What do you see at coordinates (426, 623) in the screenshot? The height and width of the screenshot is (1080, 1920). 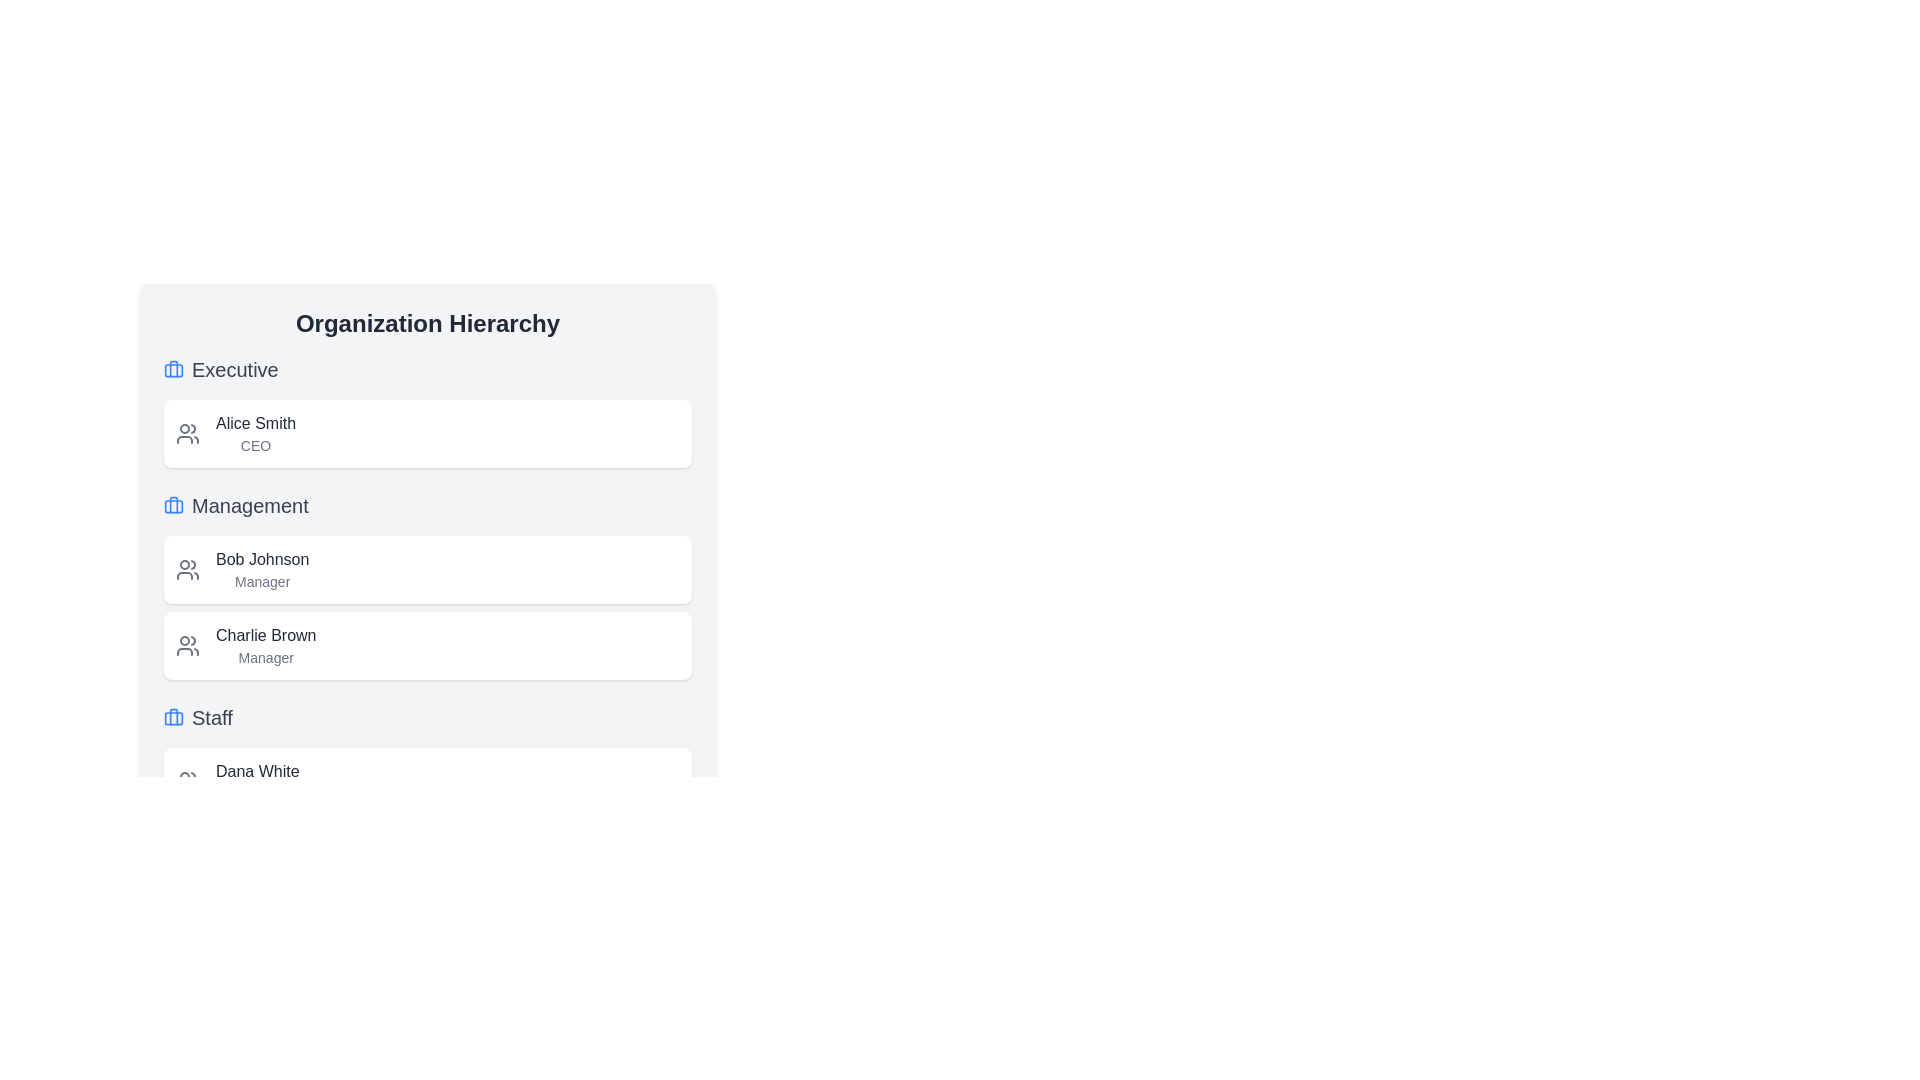 I see `the Profile card for 'Charlie Brown', the Manager, located in the 'Management' section of the 'Organization Hierarchy' panel` at bounding box center [426, 623].